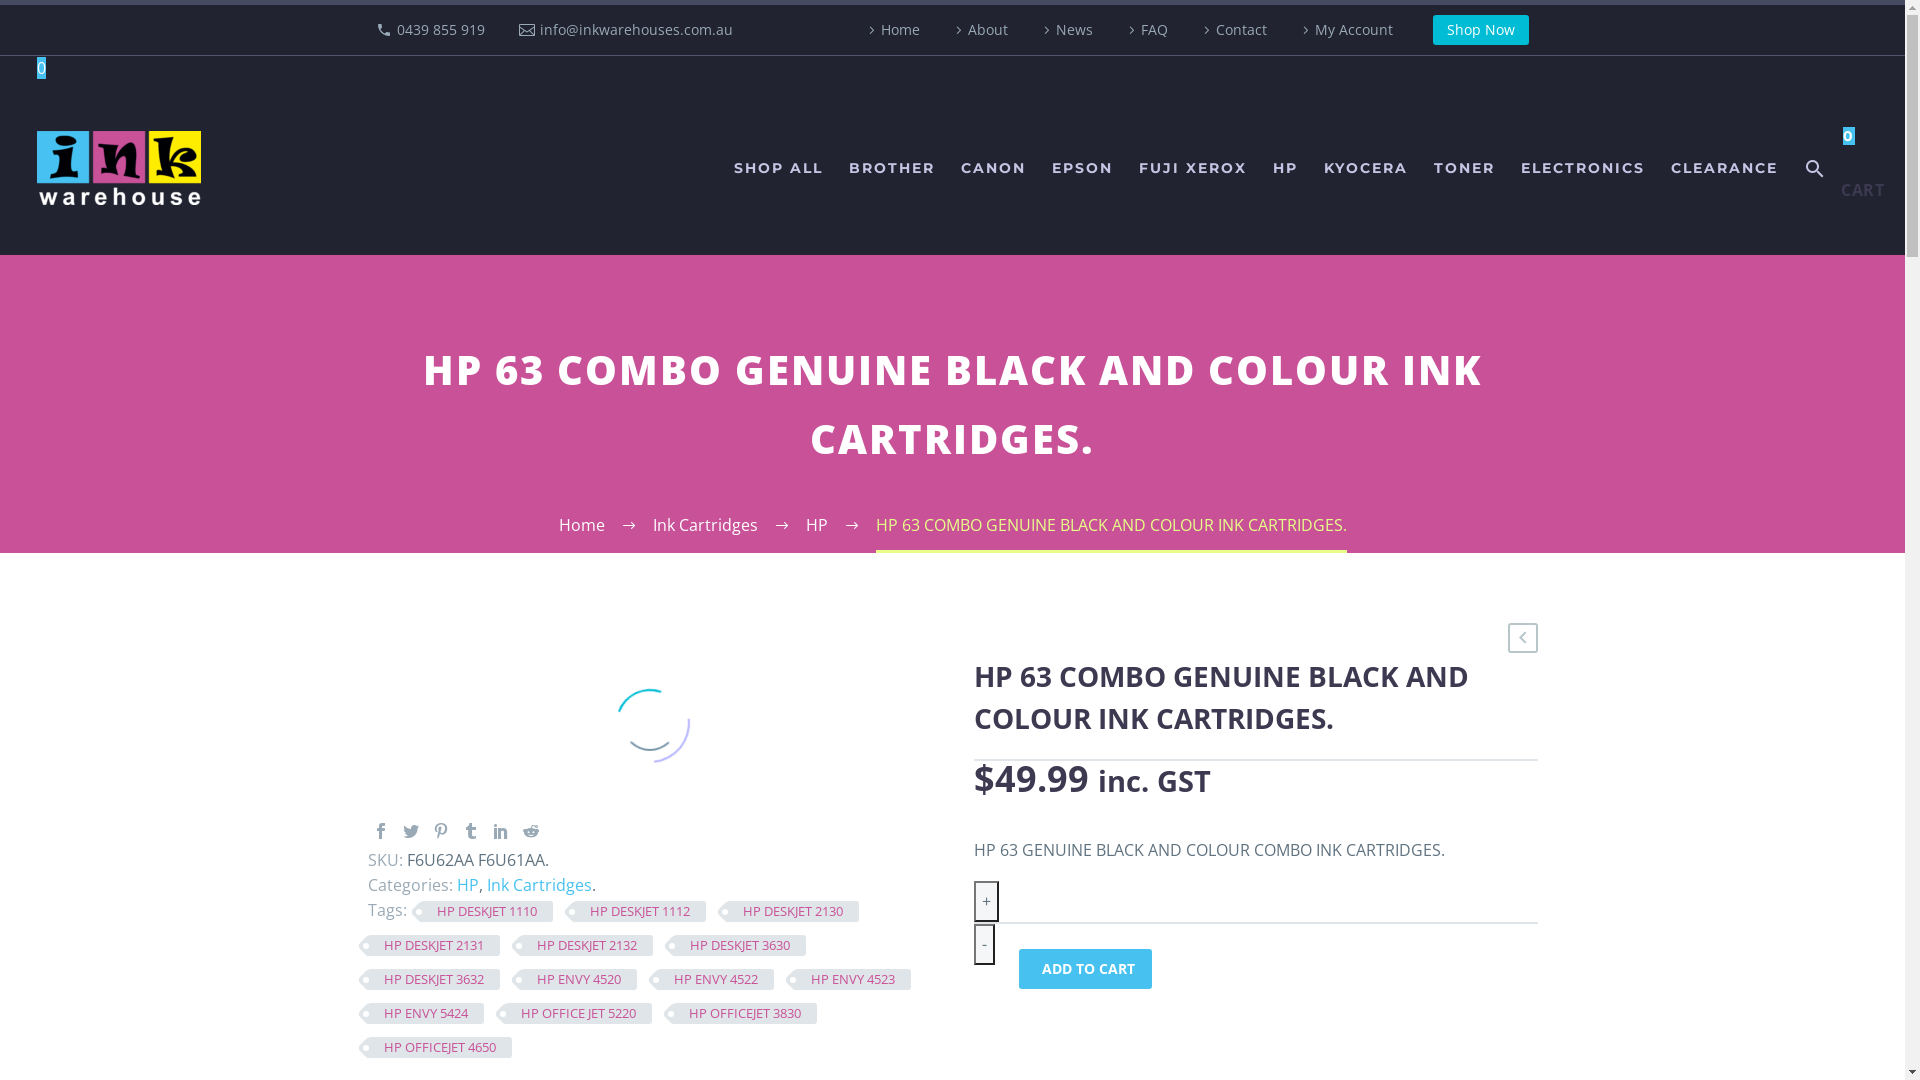 This screenshot has width=1920, height=1080. What do you see at coordinates (379, 830) in the screenshot?
I see `'Facebook'` at bounding box center [379, 830].